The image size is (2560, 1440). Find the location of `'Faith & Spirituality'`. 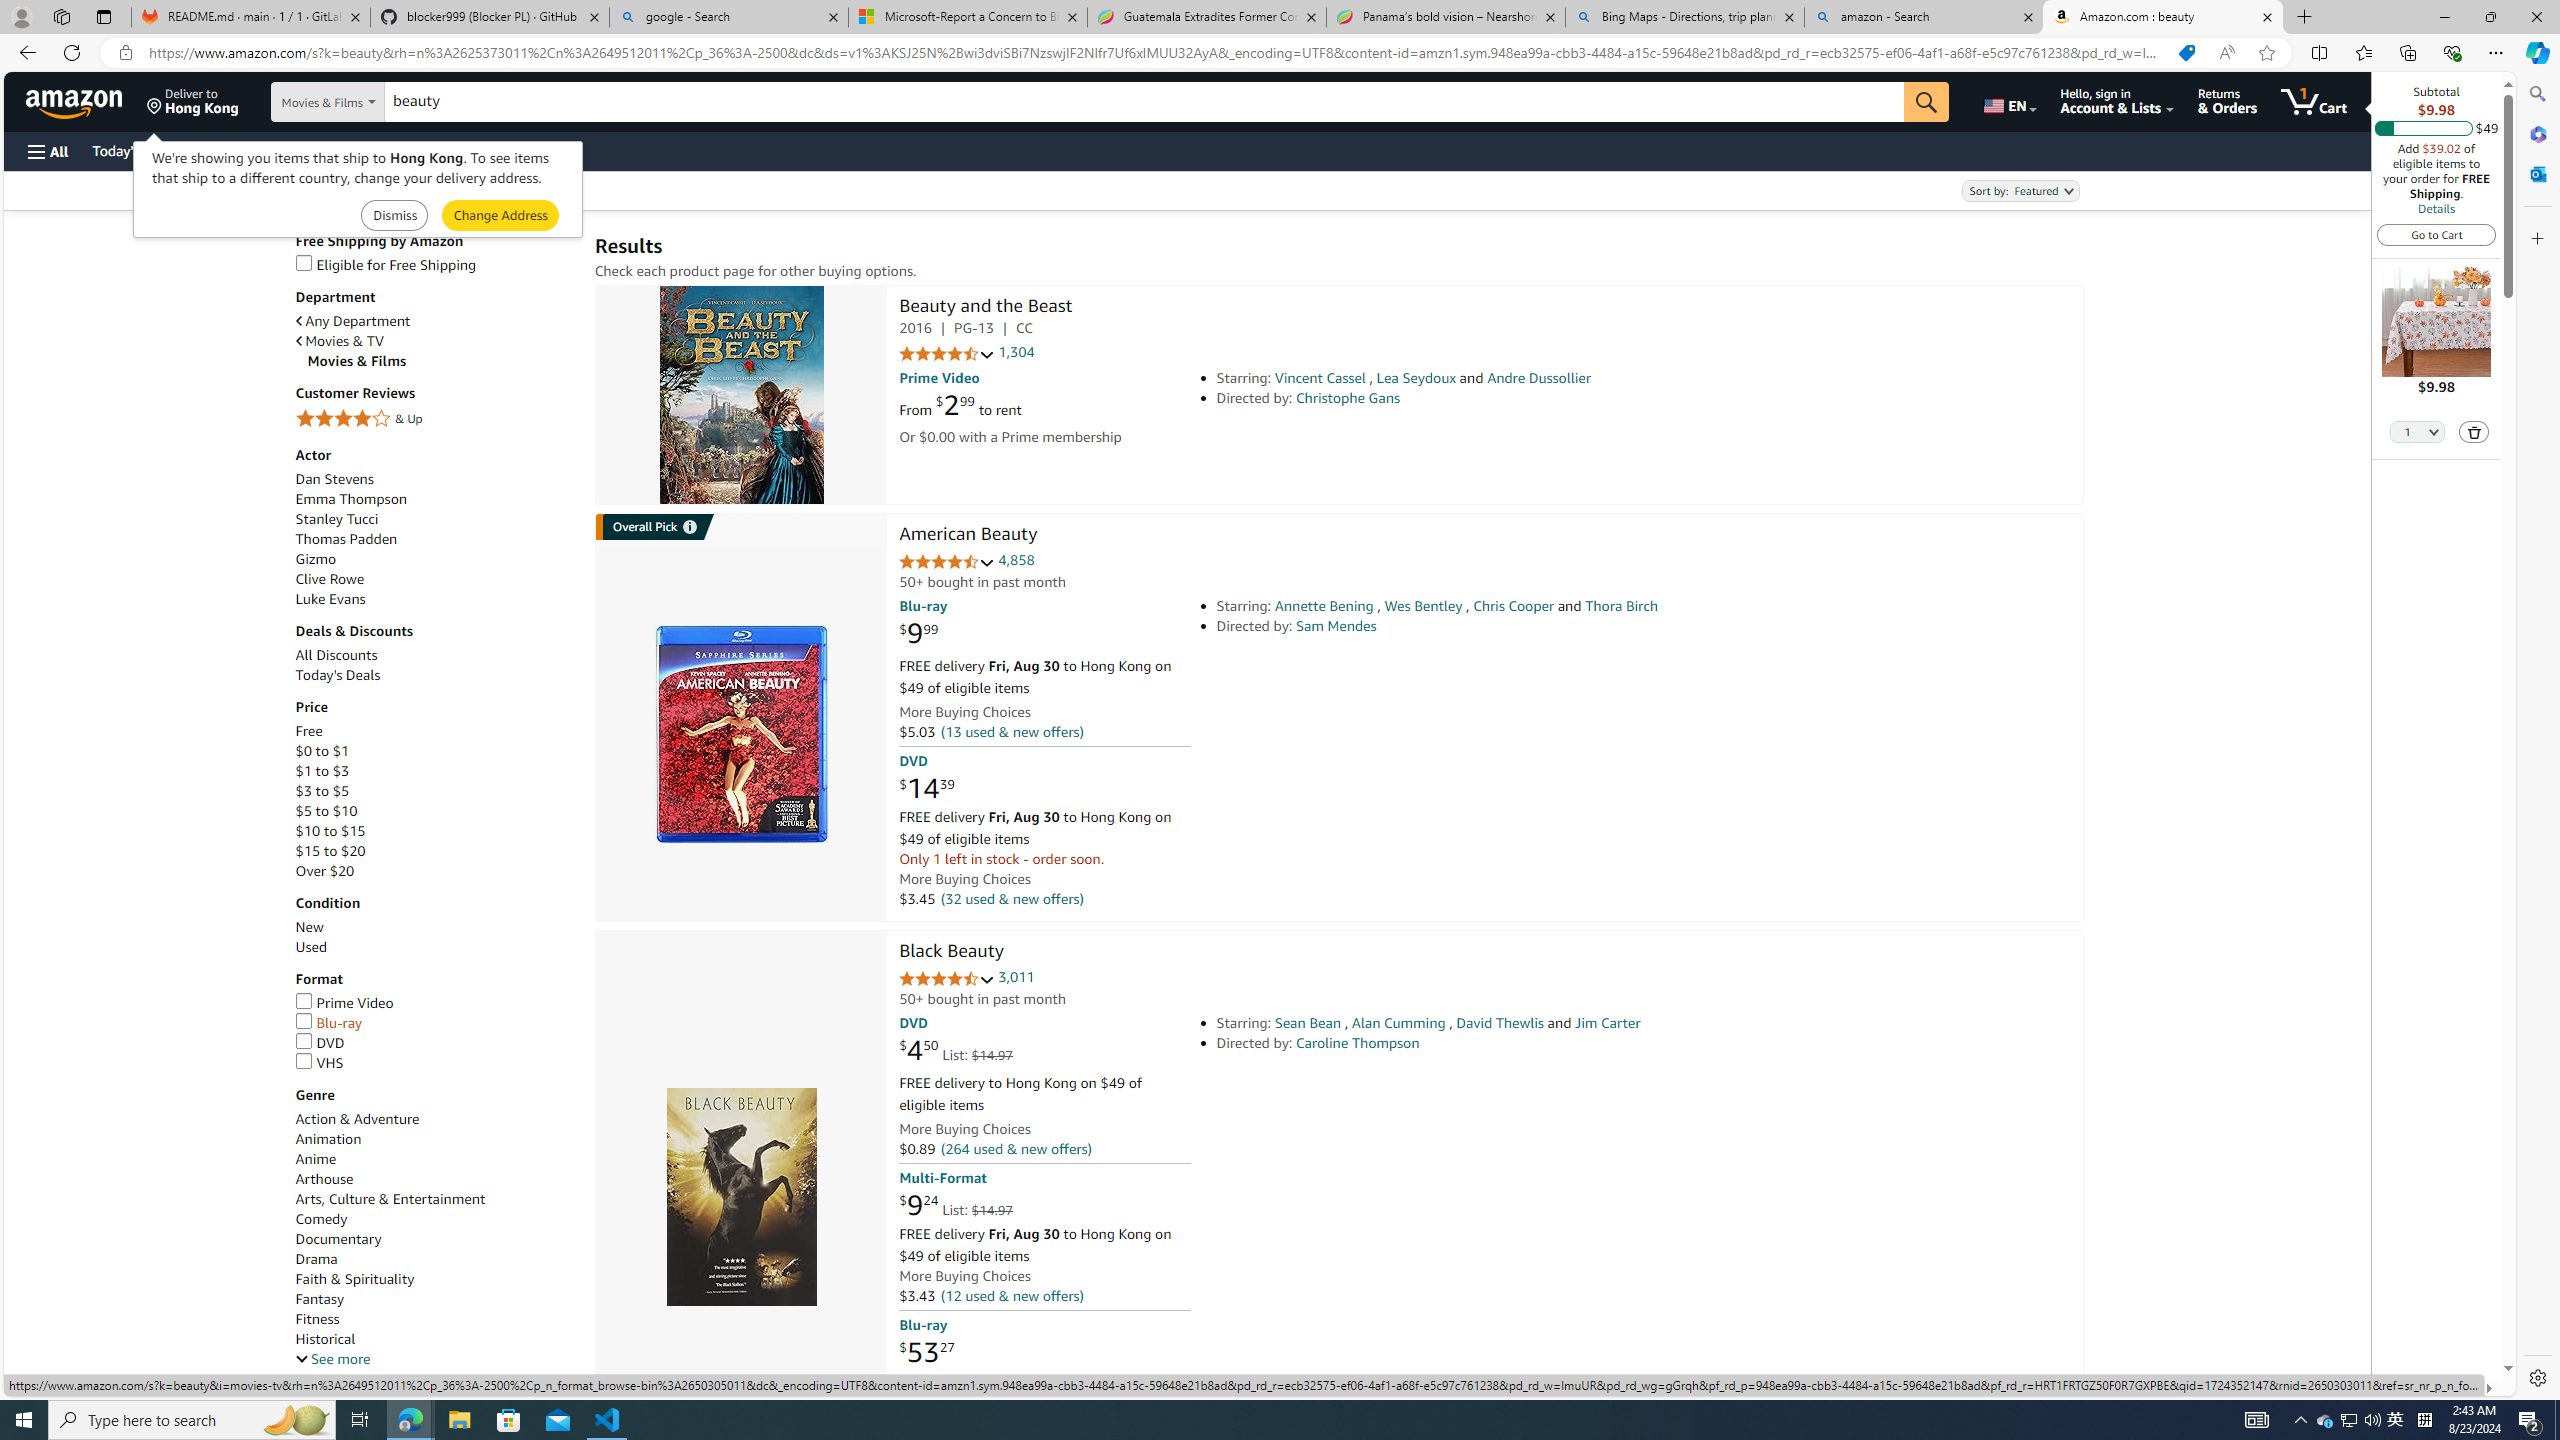

'Faith & Spirituality' is located at coordinates (435, 1279).